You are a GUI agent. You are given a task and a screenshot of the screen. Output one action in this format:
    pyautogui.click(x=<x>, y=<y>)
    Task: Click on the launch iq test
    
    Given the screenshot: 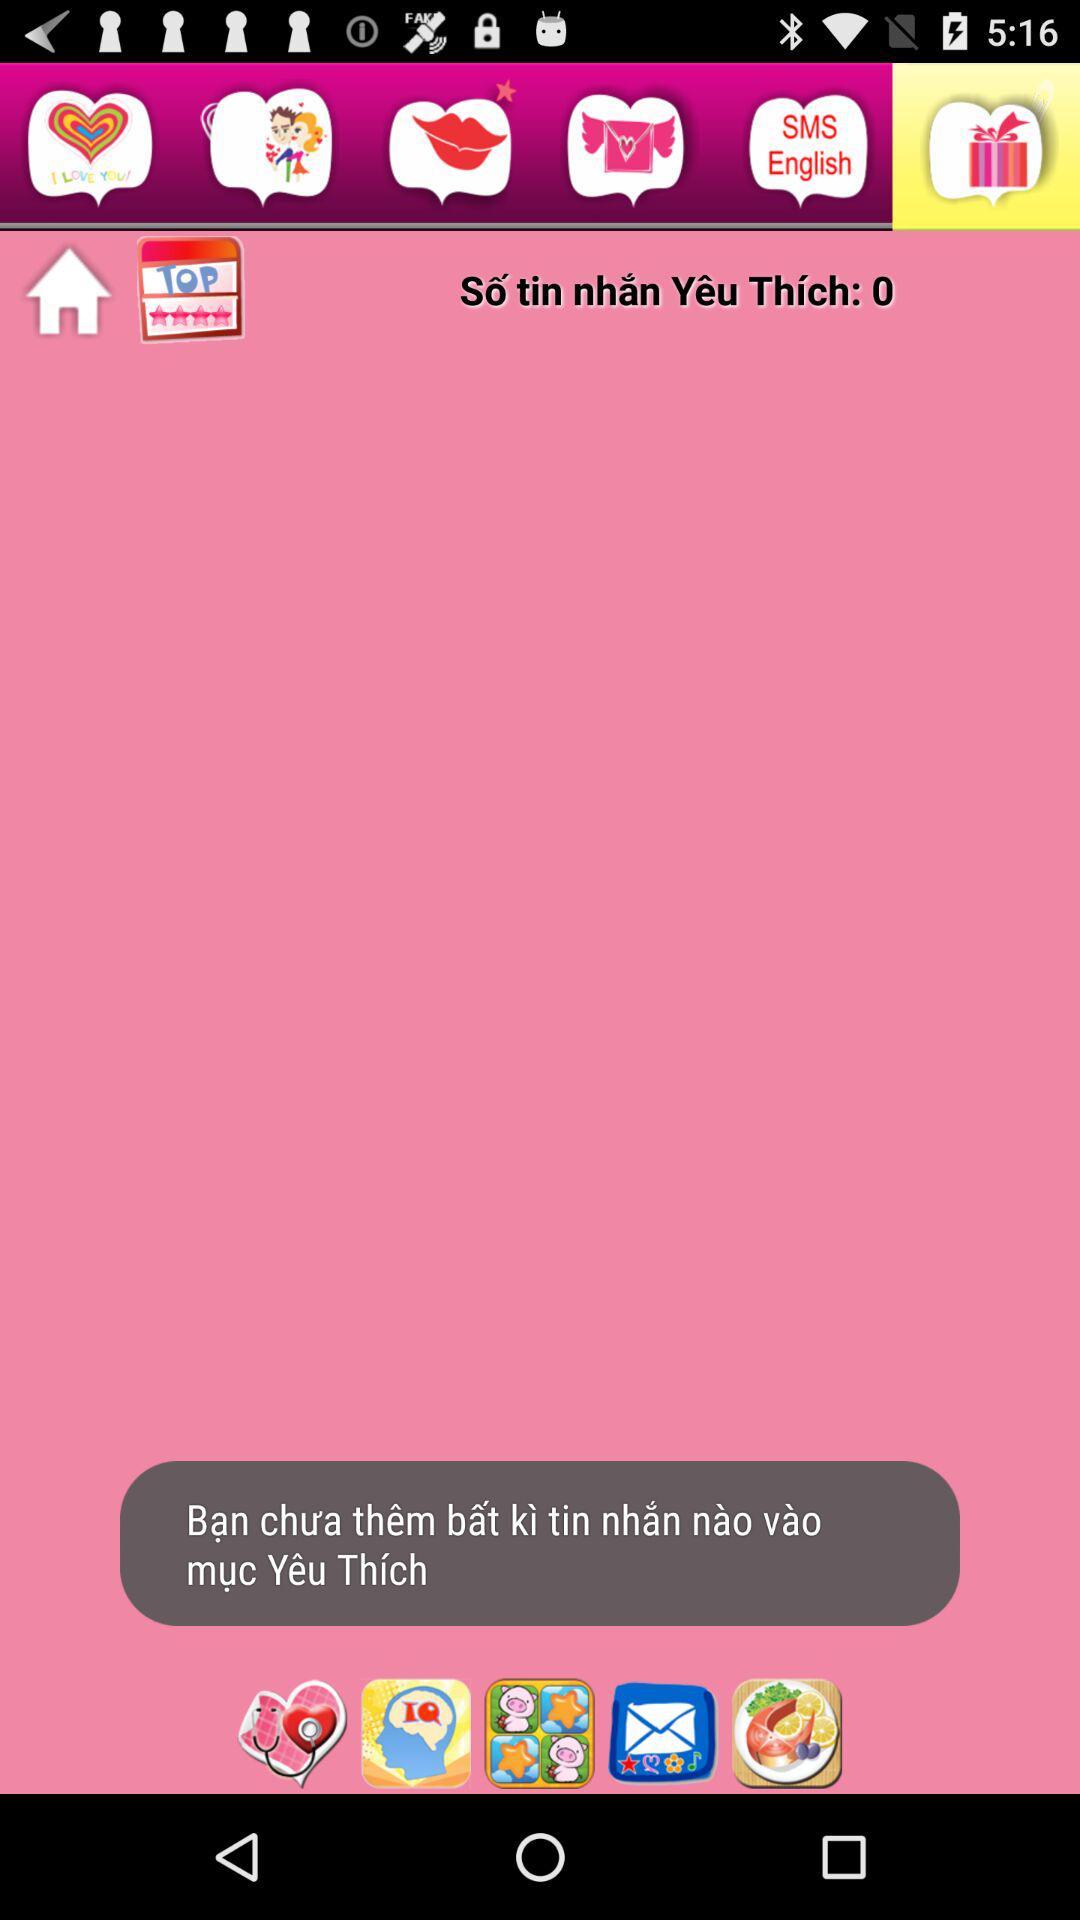 What is the action you would take?
    pyautogui.click(x=414, y=1732)
    